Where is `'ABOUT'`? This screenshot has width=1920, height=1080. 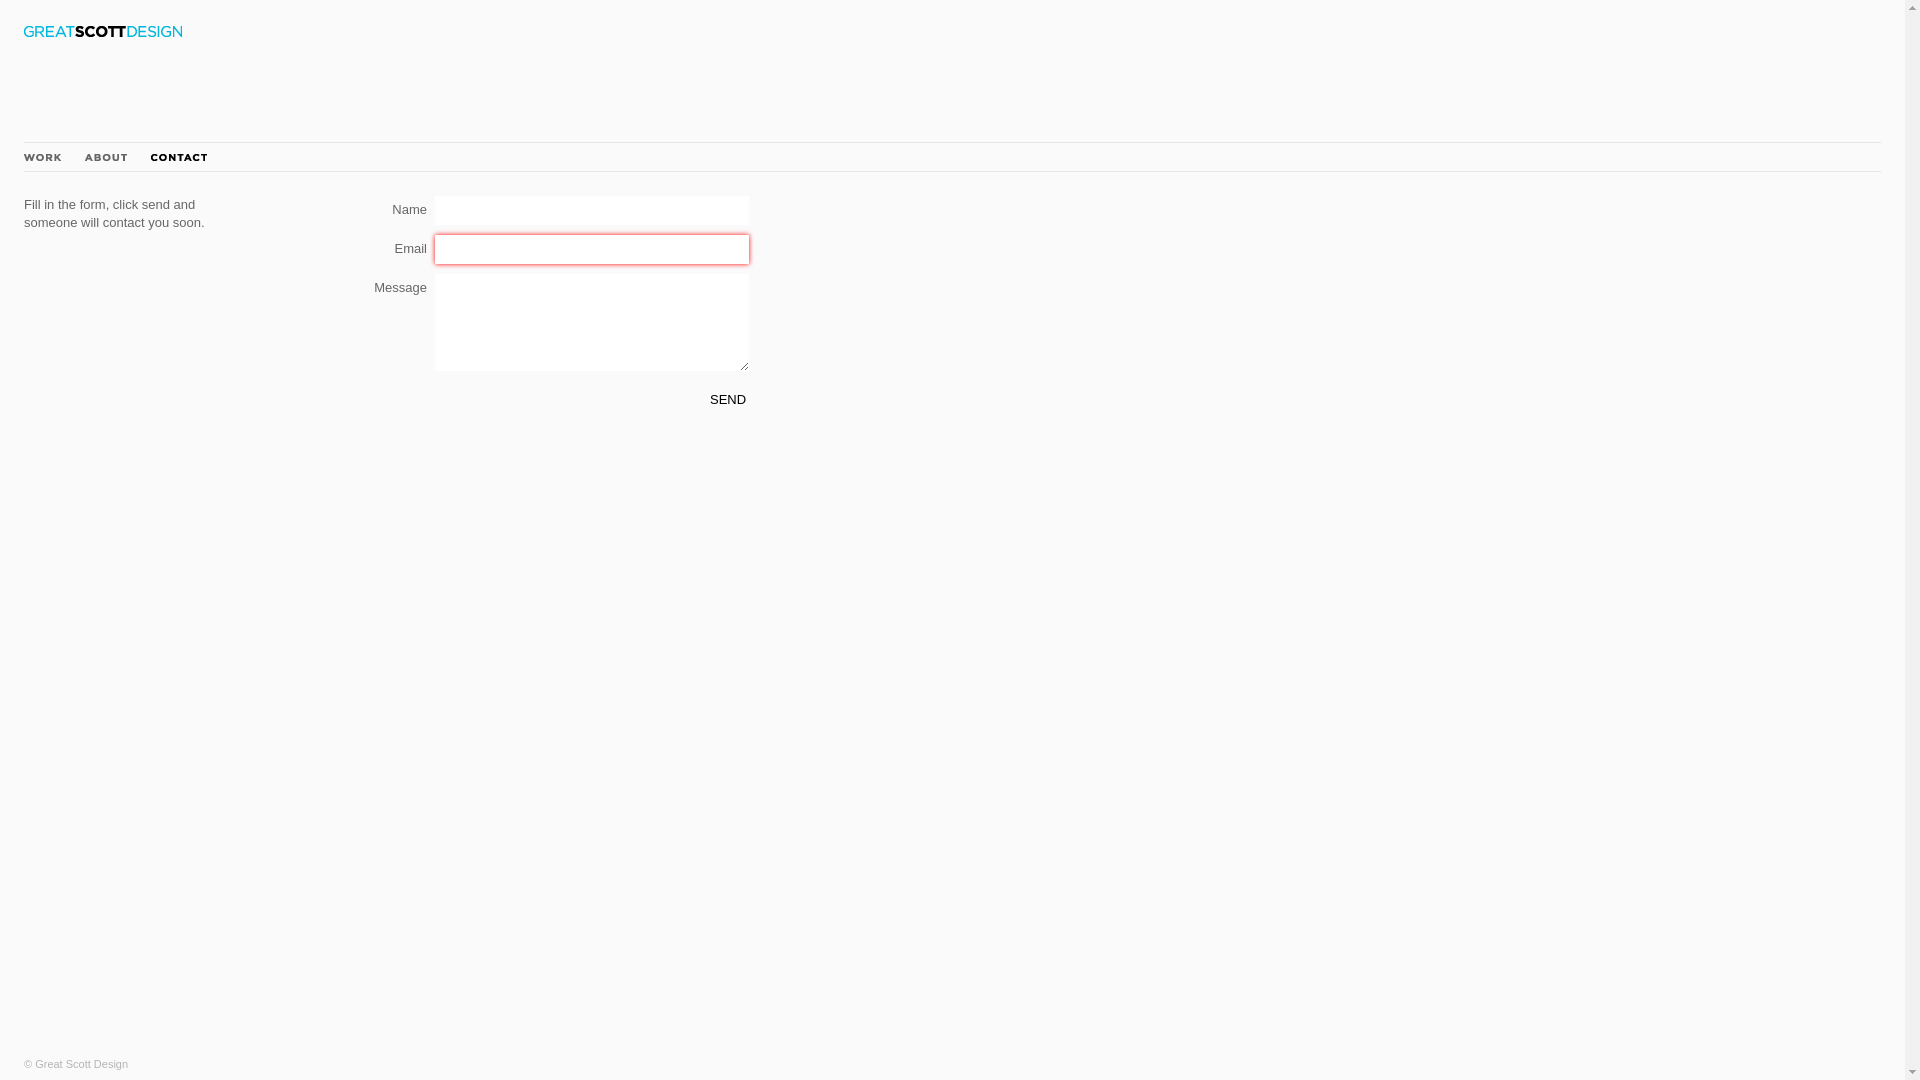 'ABOUT' is located at coordinates (84, 156).